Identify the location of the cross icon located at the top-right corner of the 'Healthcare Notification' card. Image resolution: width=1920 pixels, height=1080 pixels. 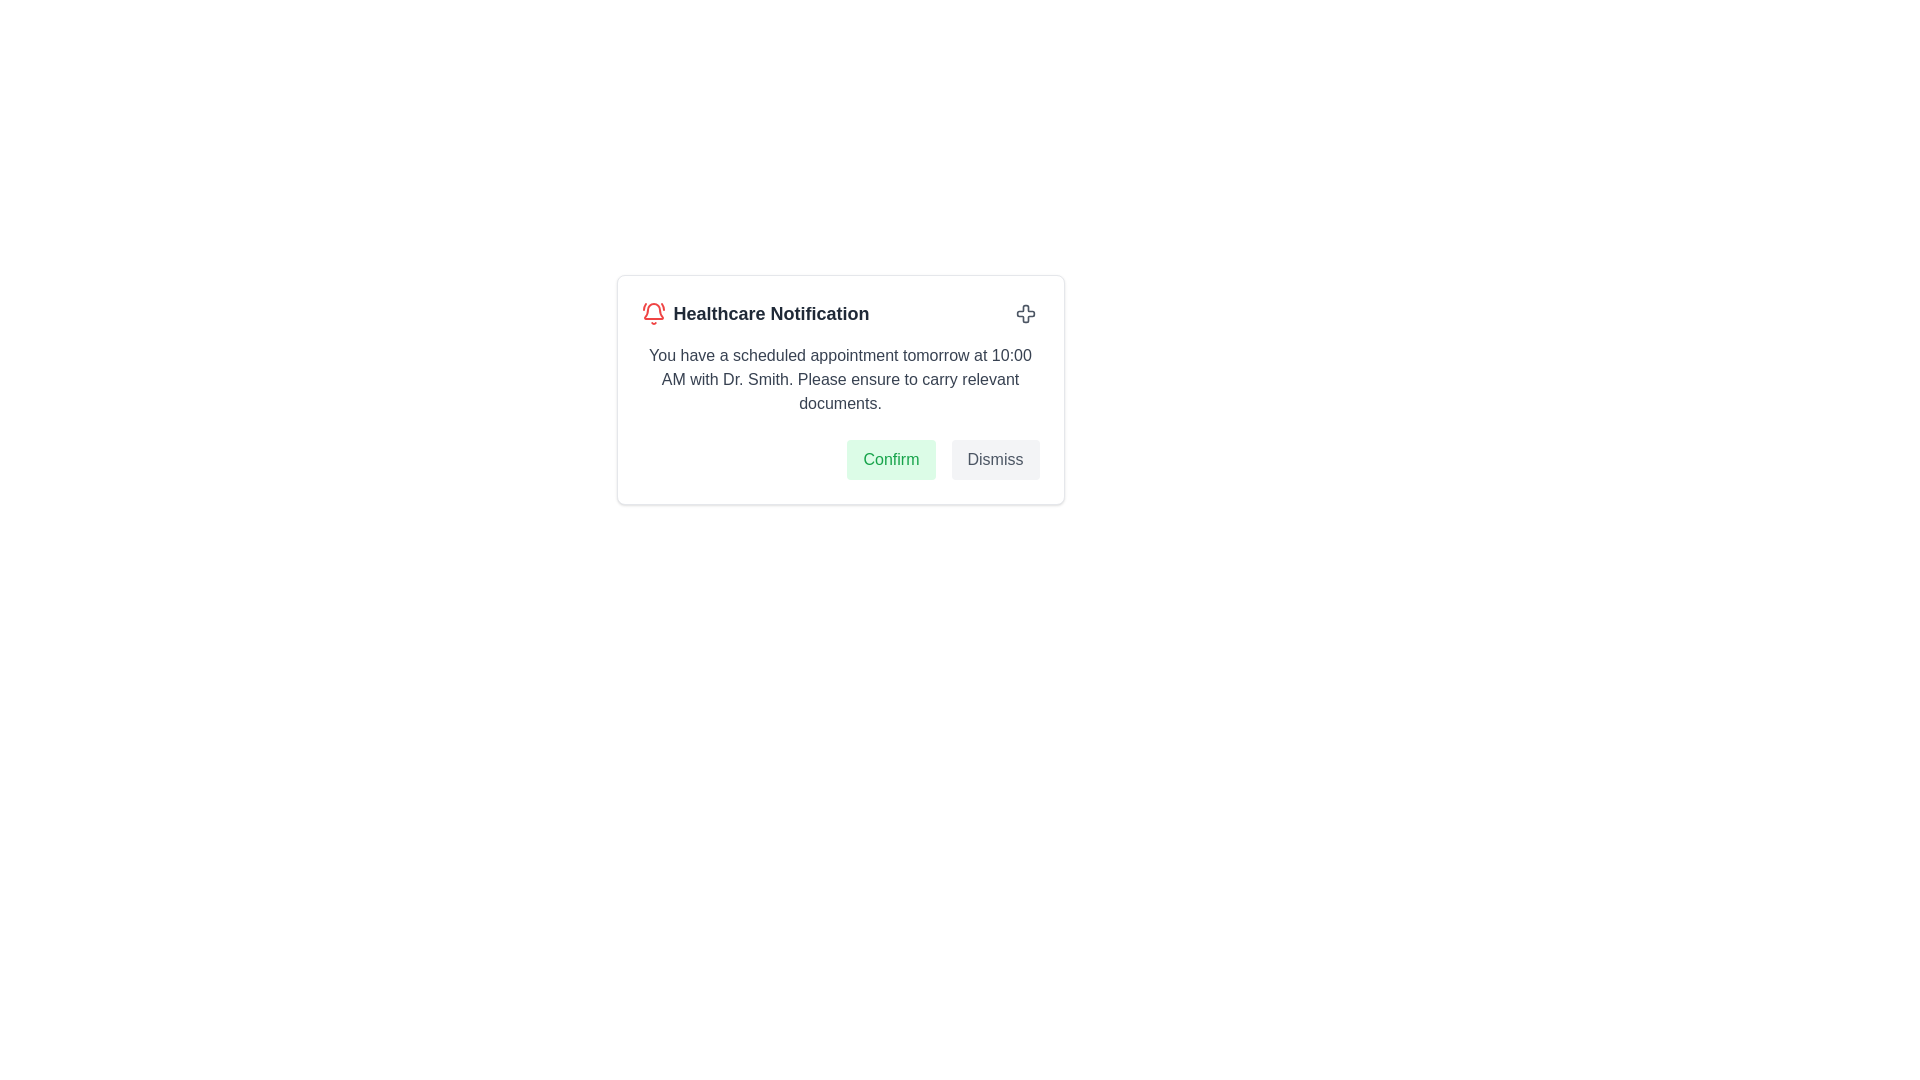
(1025, 313).